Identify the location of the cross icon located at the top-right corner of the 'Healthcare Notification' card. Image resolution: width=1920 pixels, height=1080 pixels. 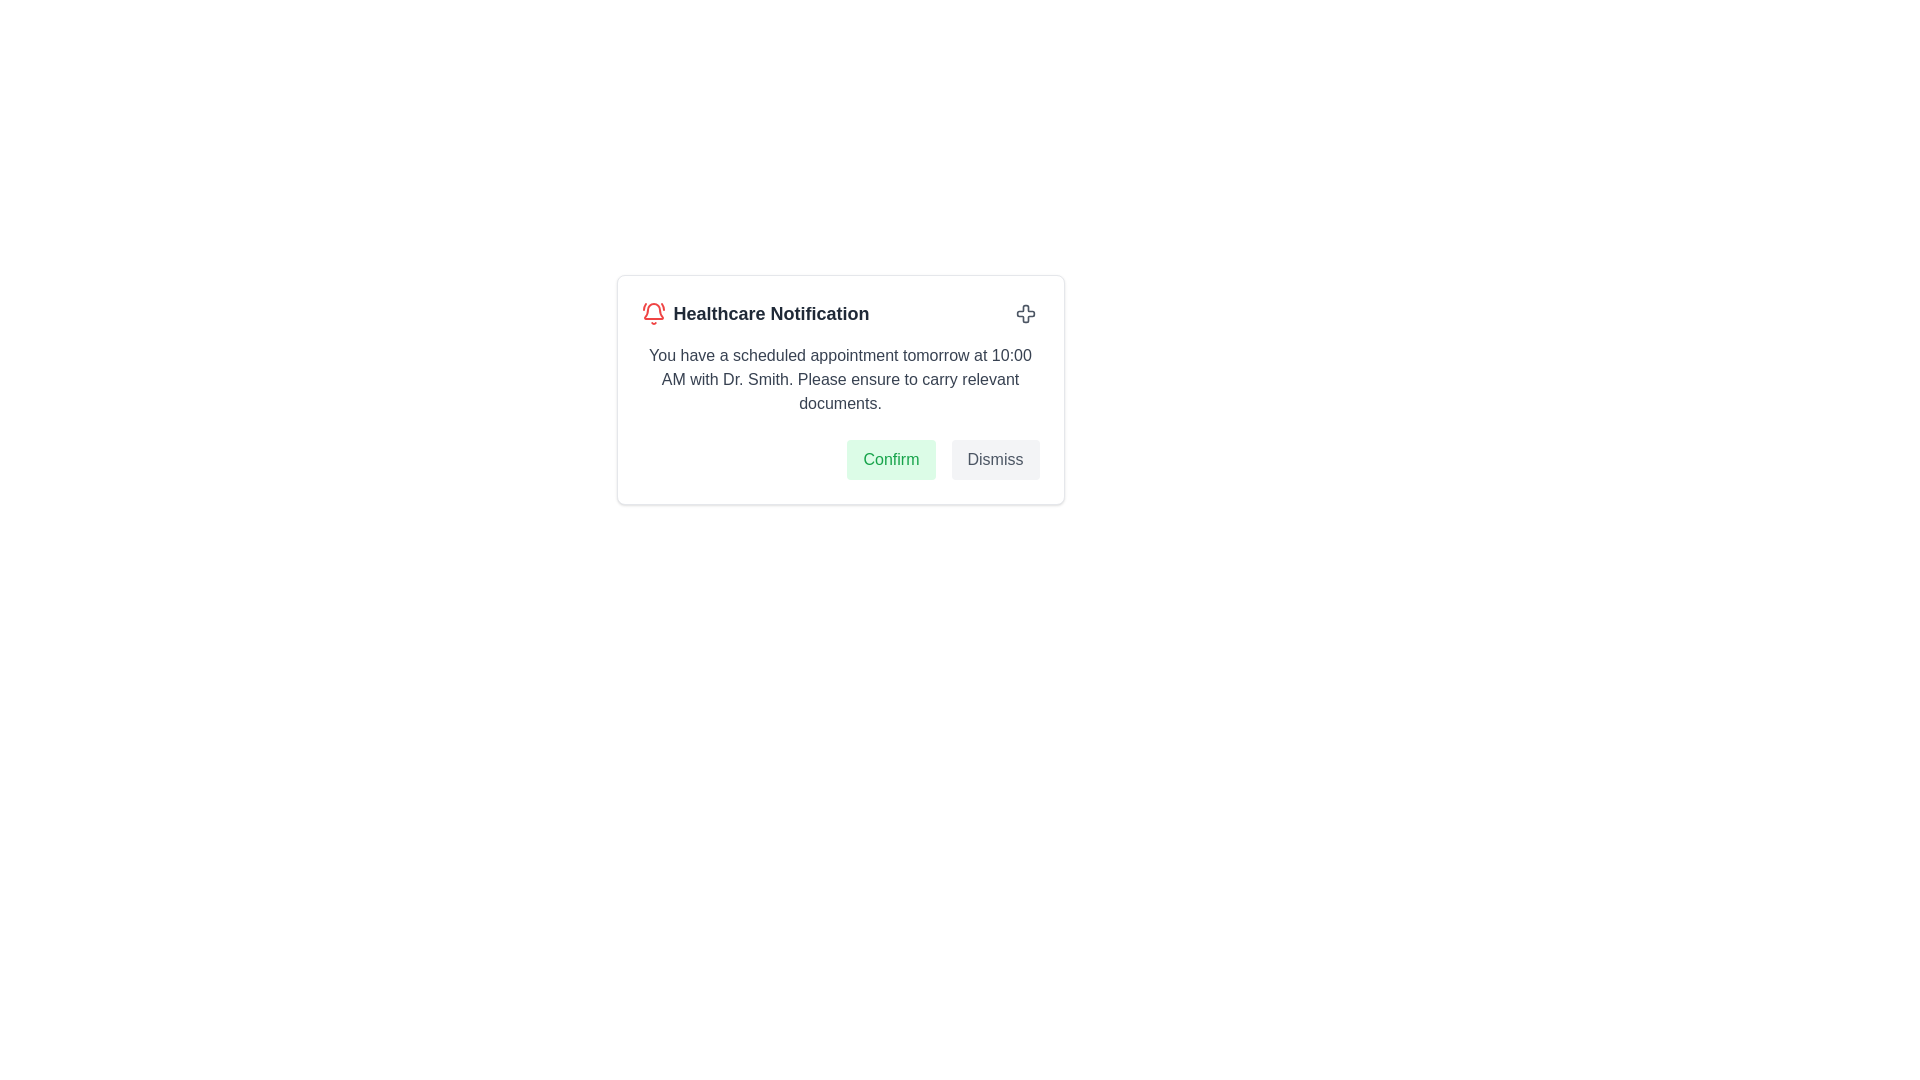
(1025, 313).